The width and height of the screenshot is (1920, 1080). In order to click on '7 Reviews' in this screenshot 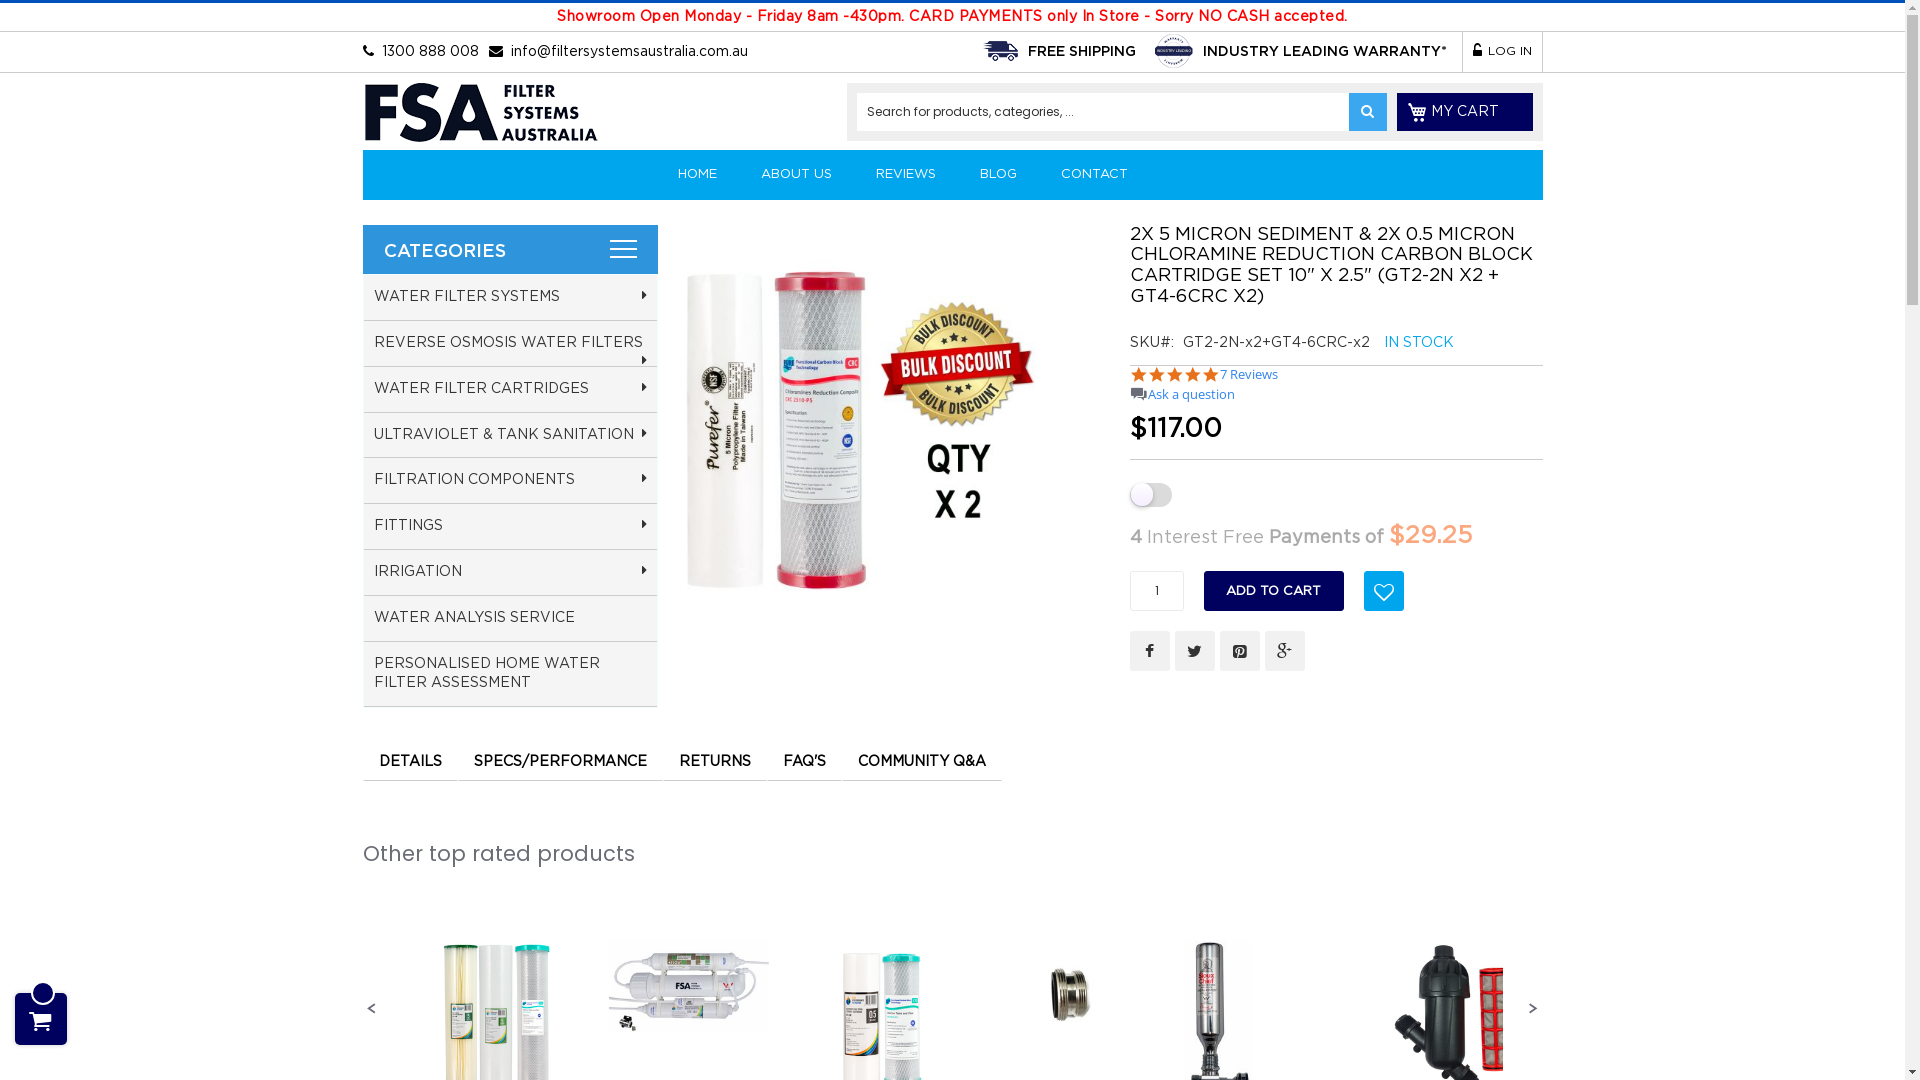, I will do `click(1218, 374)`.